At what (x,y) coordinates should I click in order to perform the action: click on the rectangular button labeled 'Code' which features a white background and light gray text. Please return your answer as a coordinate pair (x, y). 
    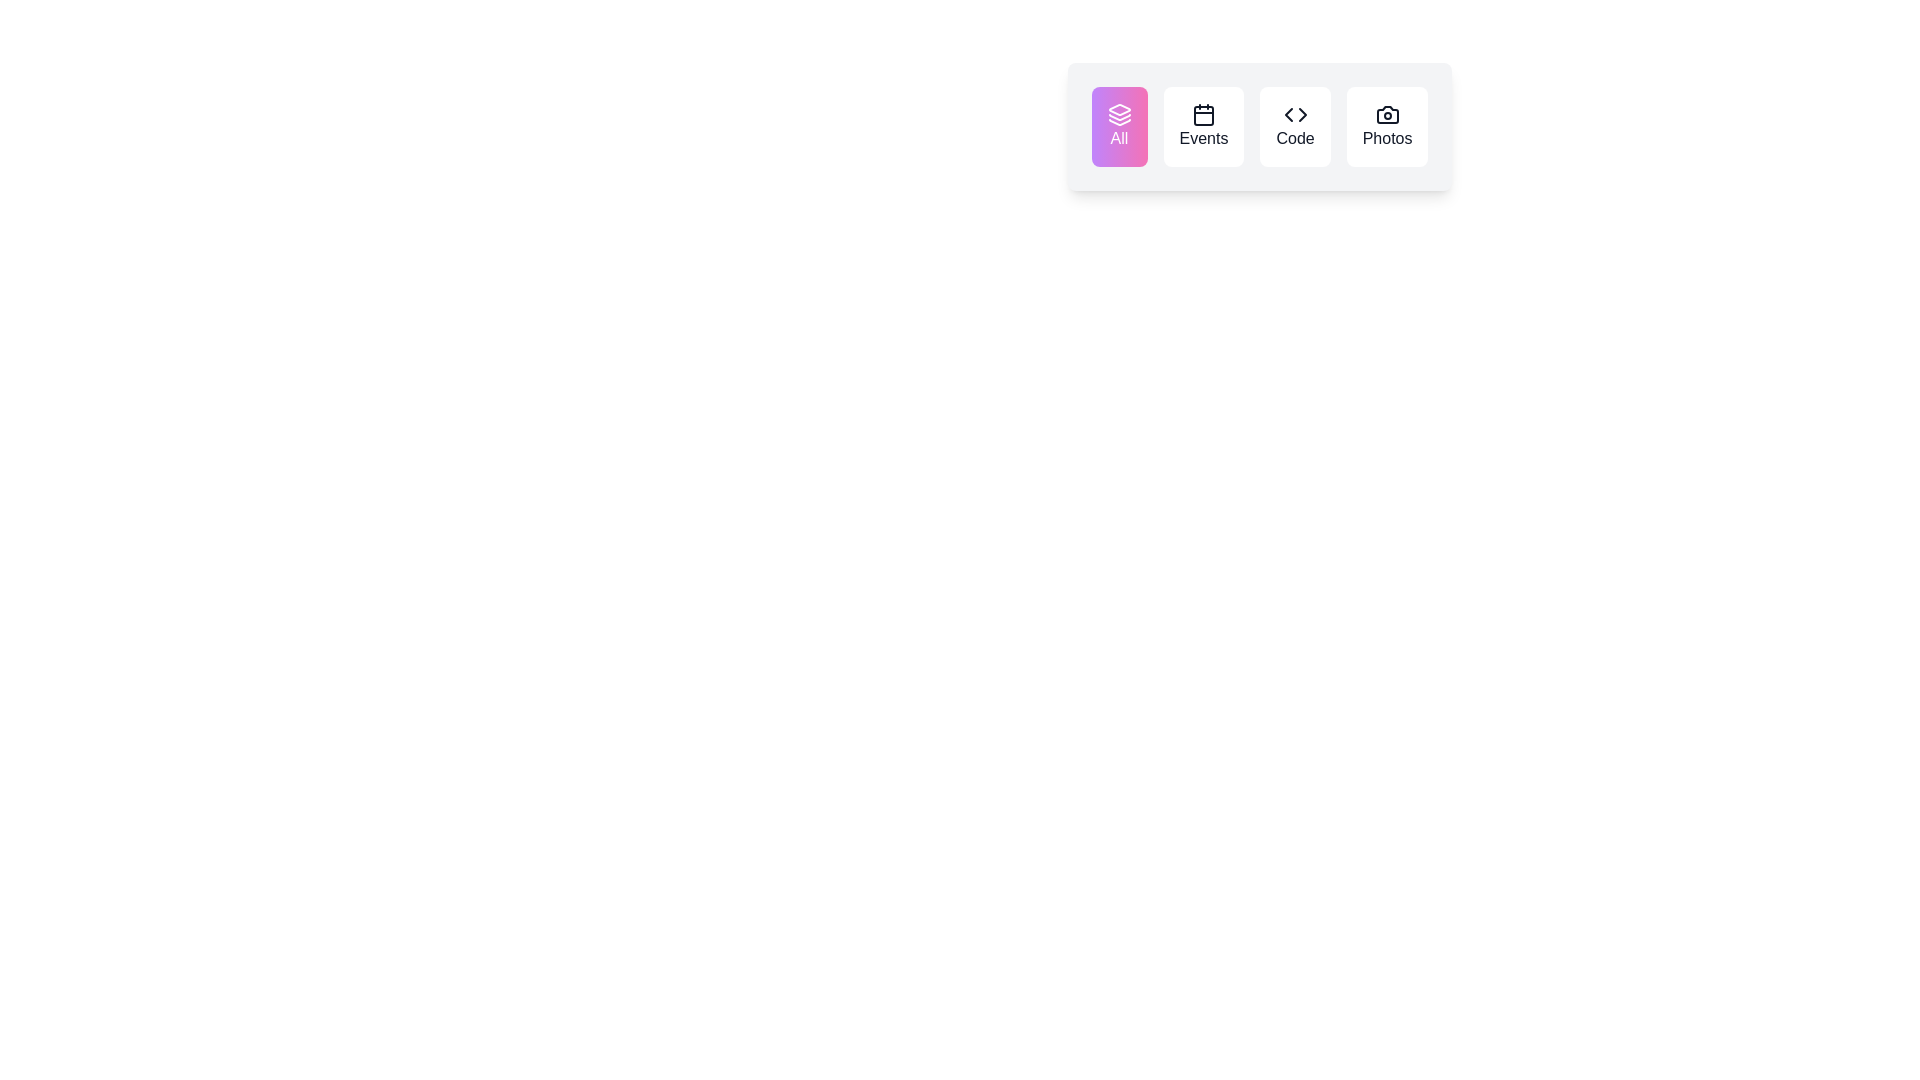
    Looking at the image, I should click on (1295, 127).